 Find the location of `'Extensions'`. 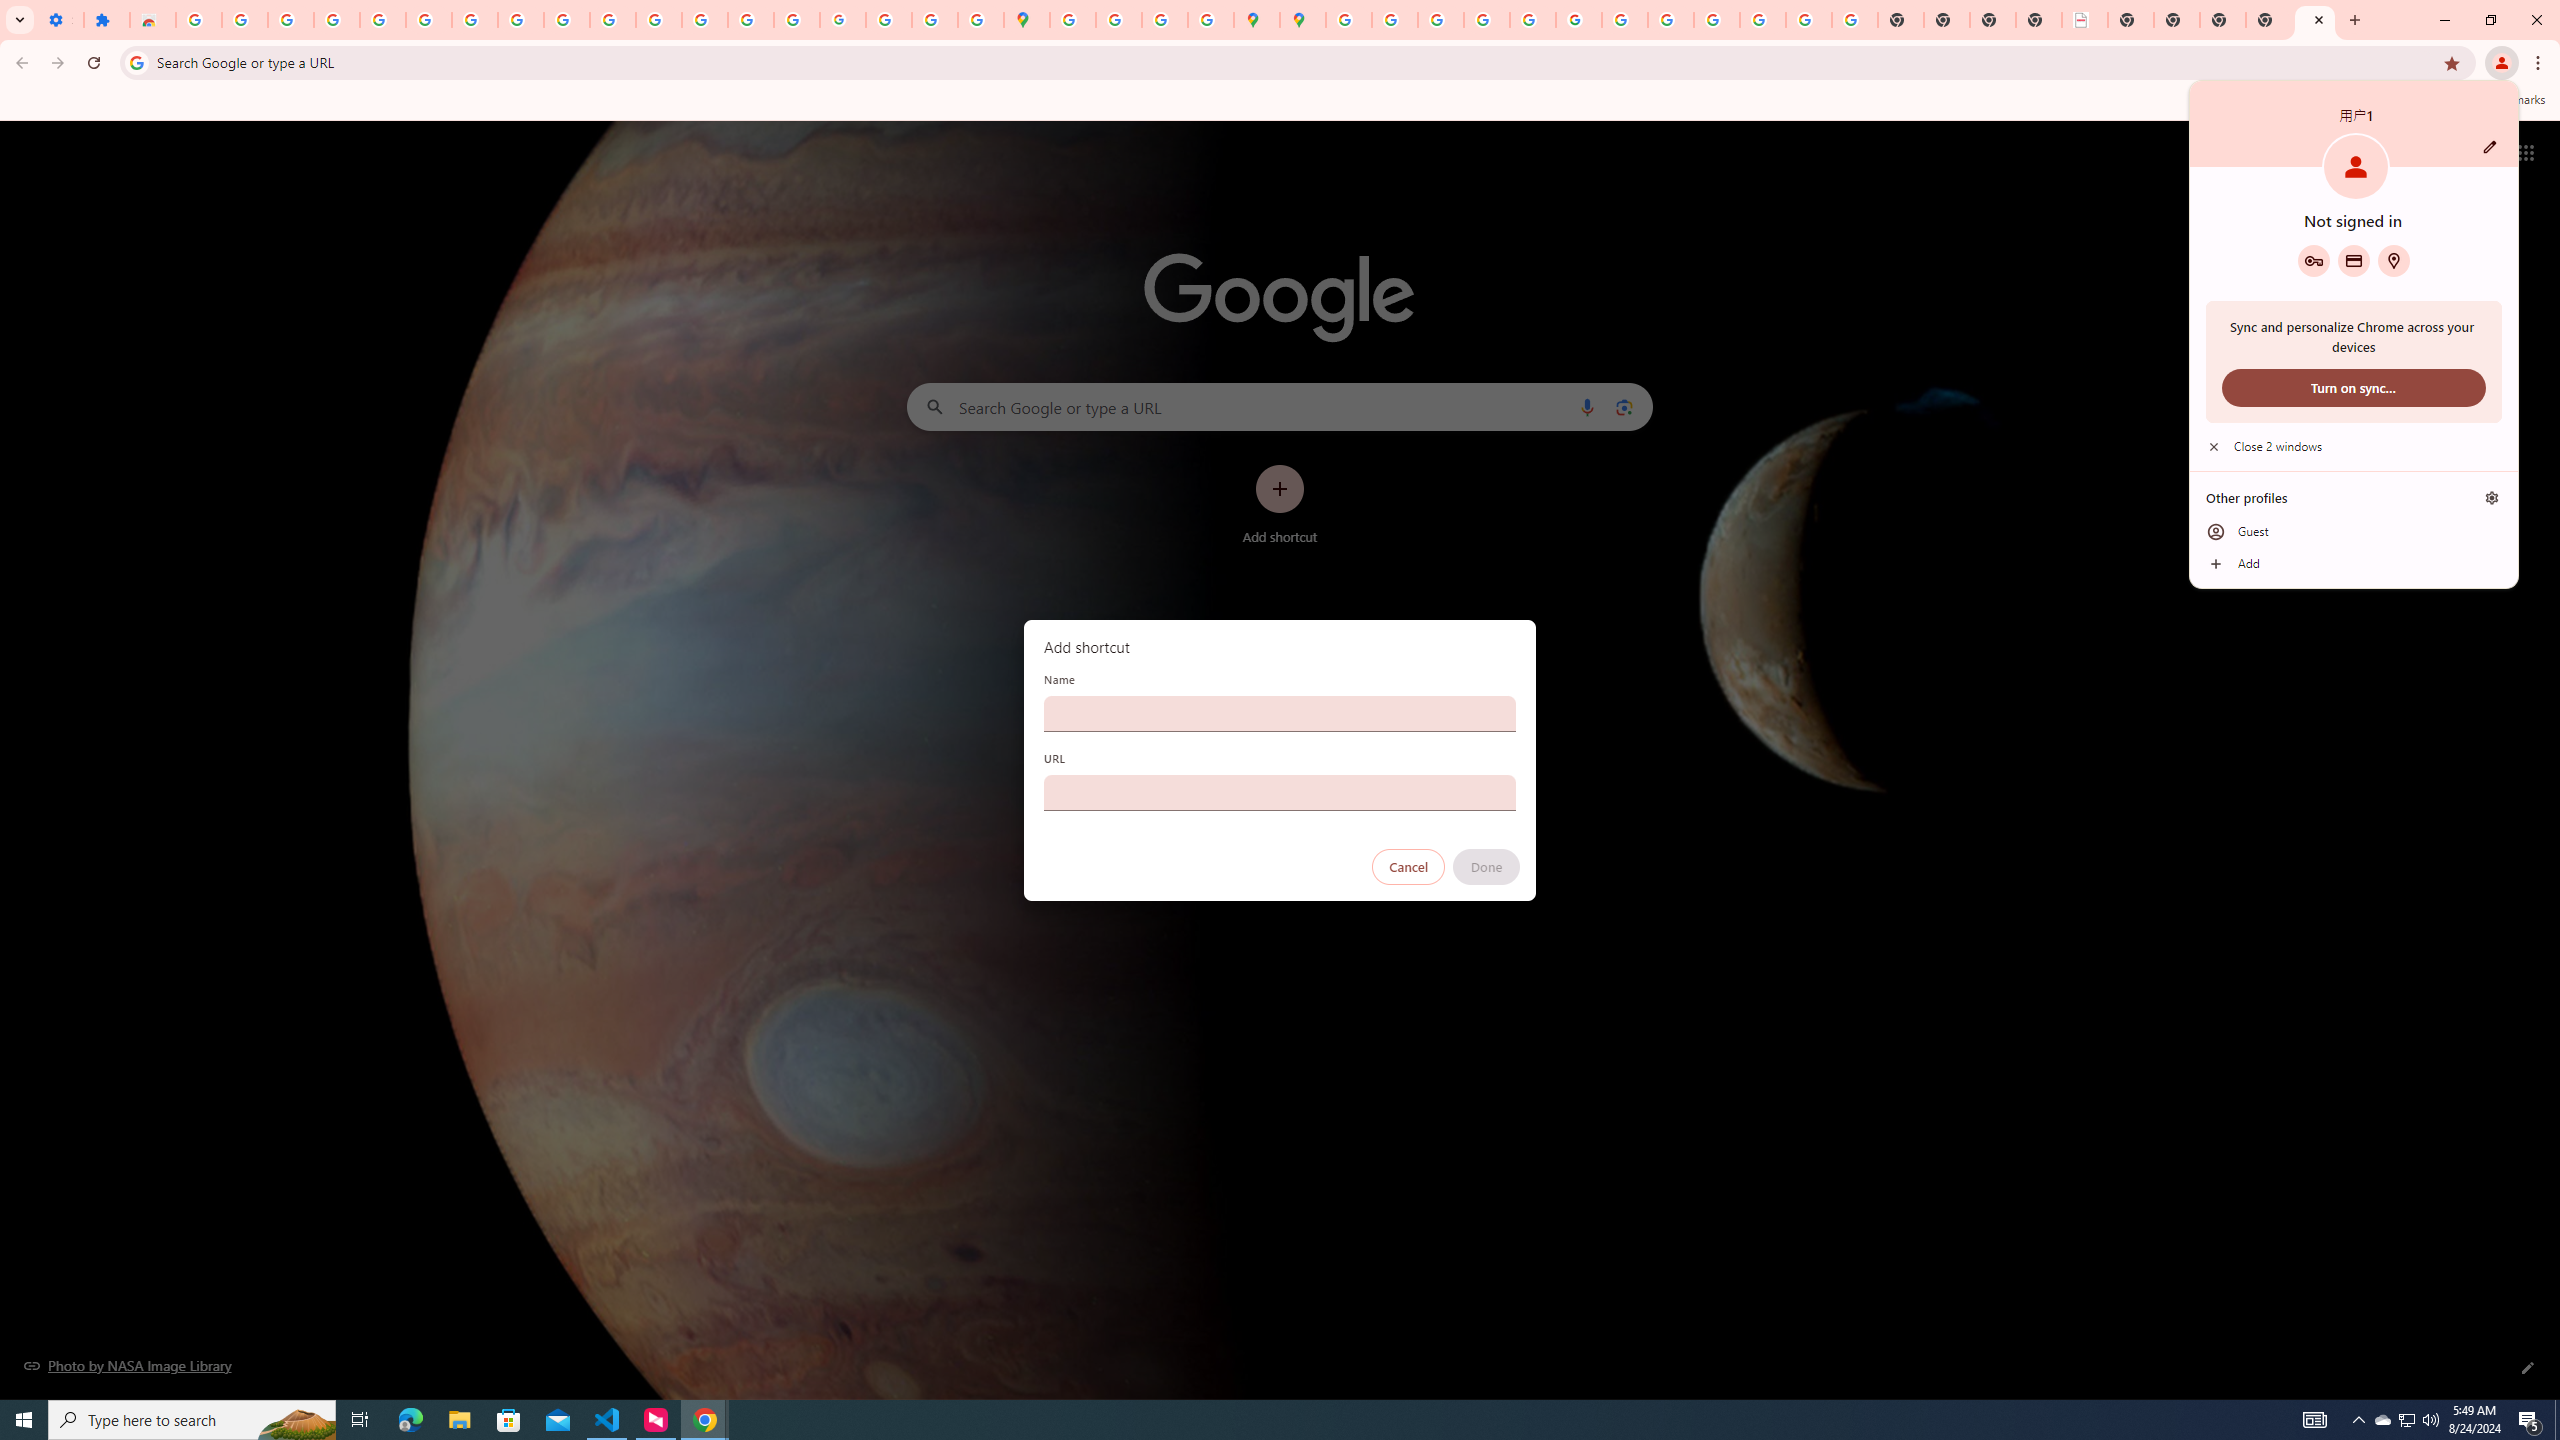

'Extensions' is located at coordinates (105, 19).